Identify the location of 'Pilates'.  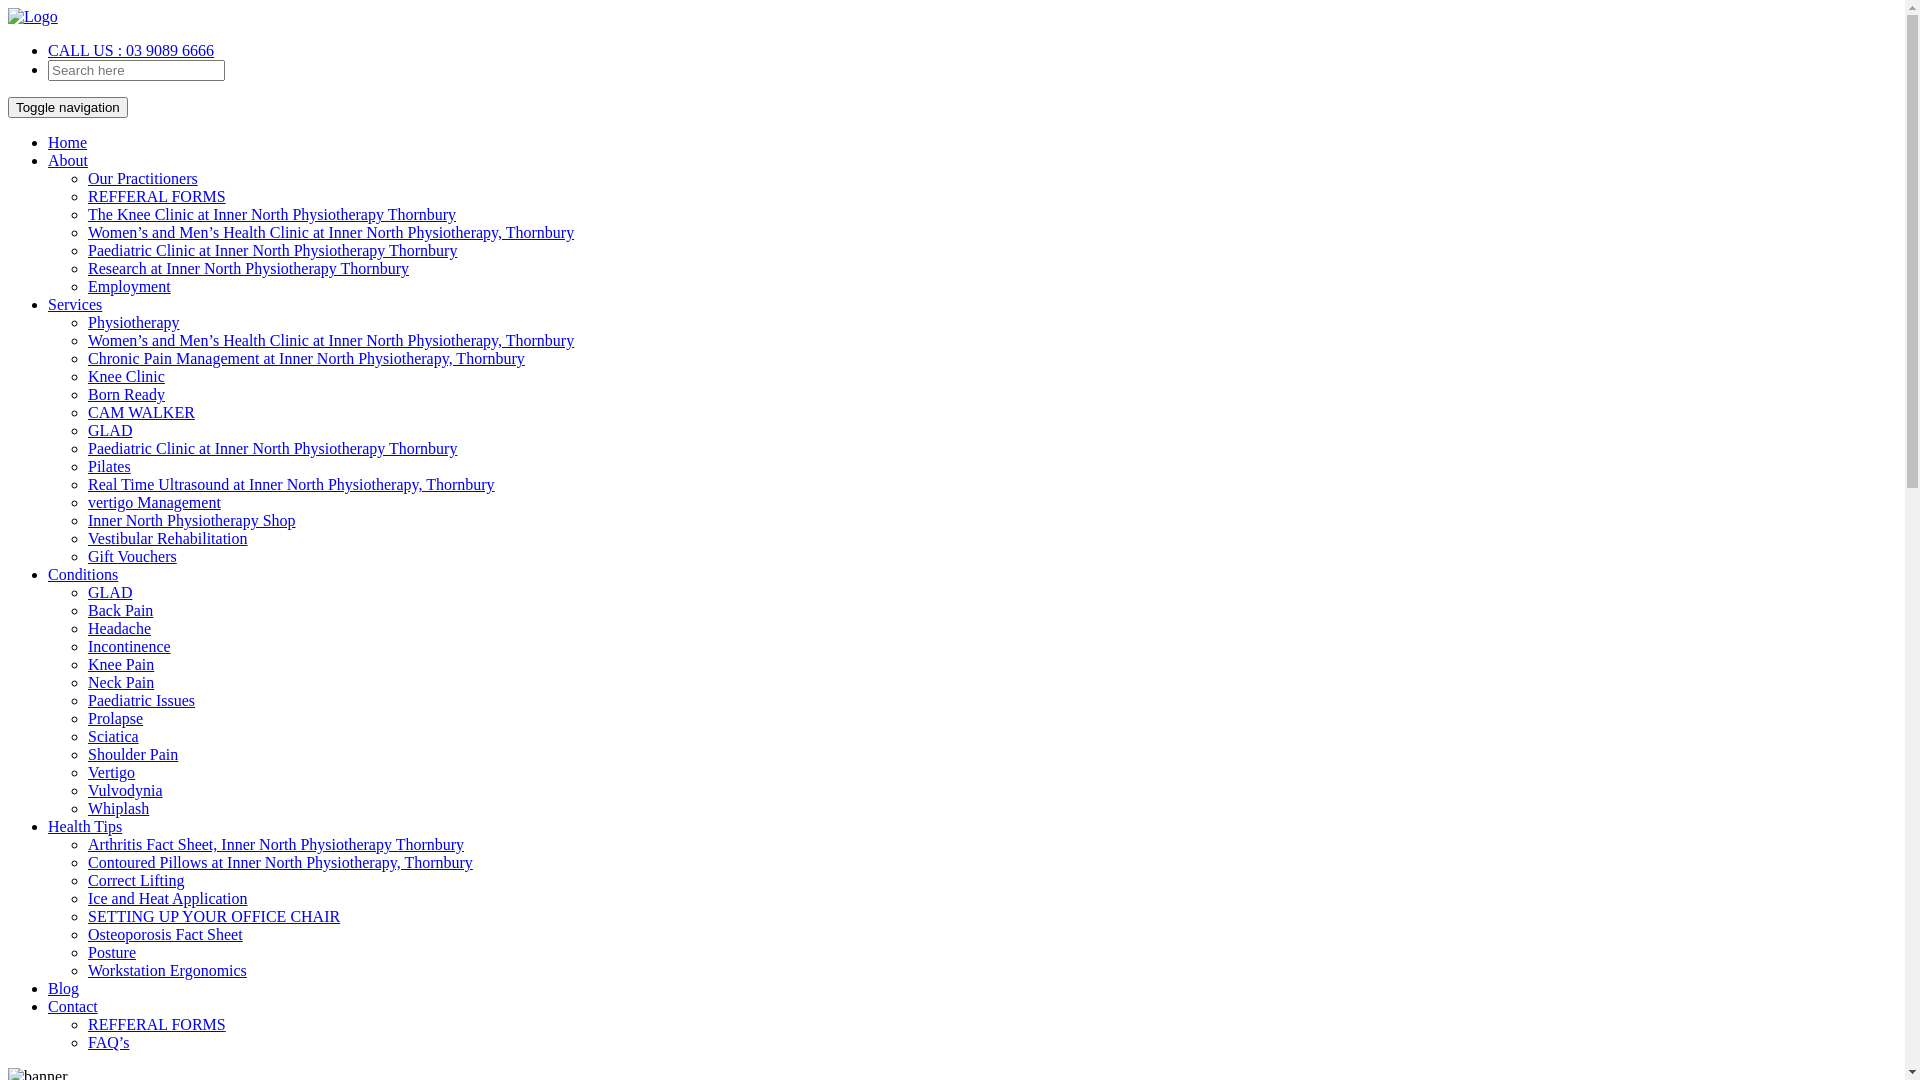
(86, 466).